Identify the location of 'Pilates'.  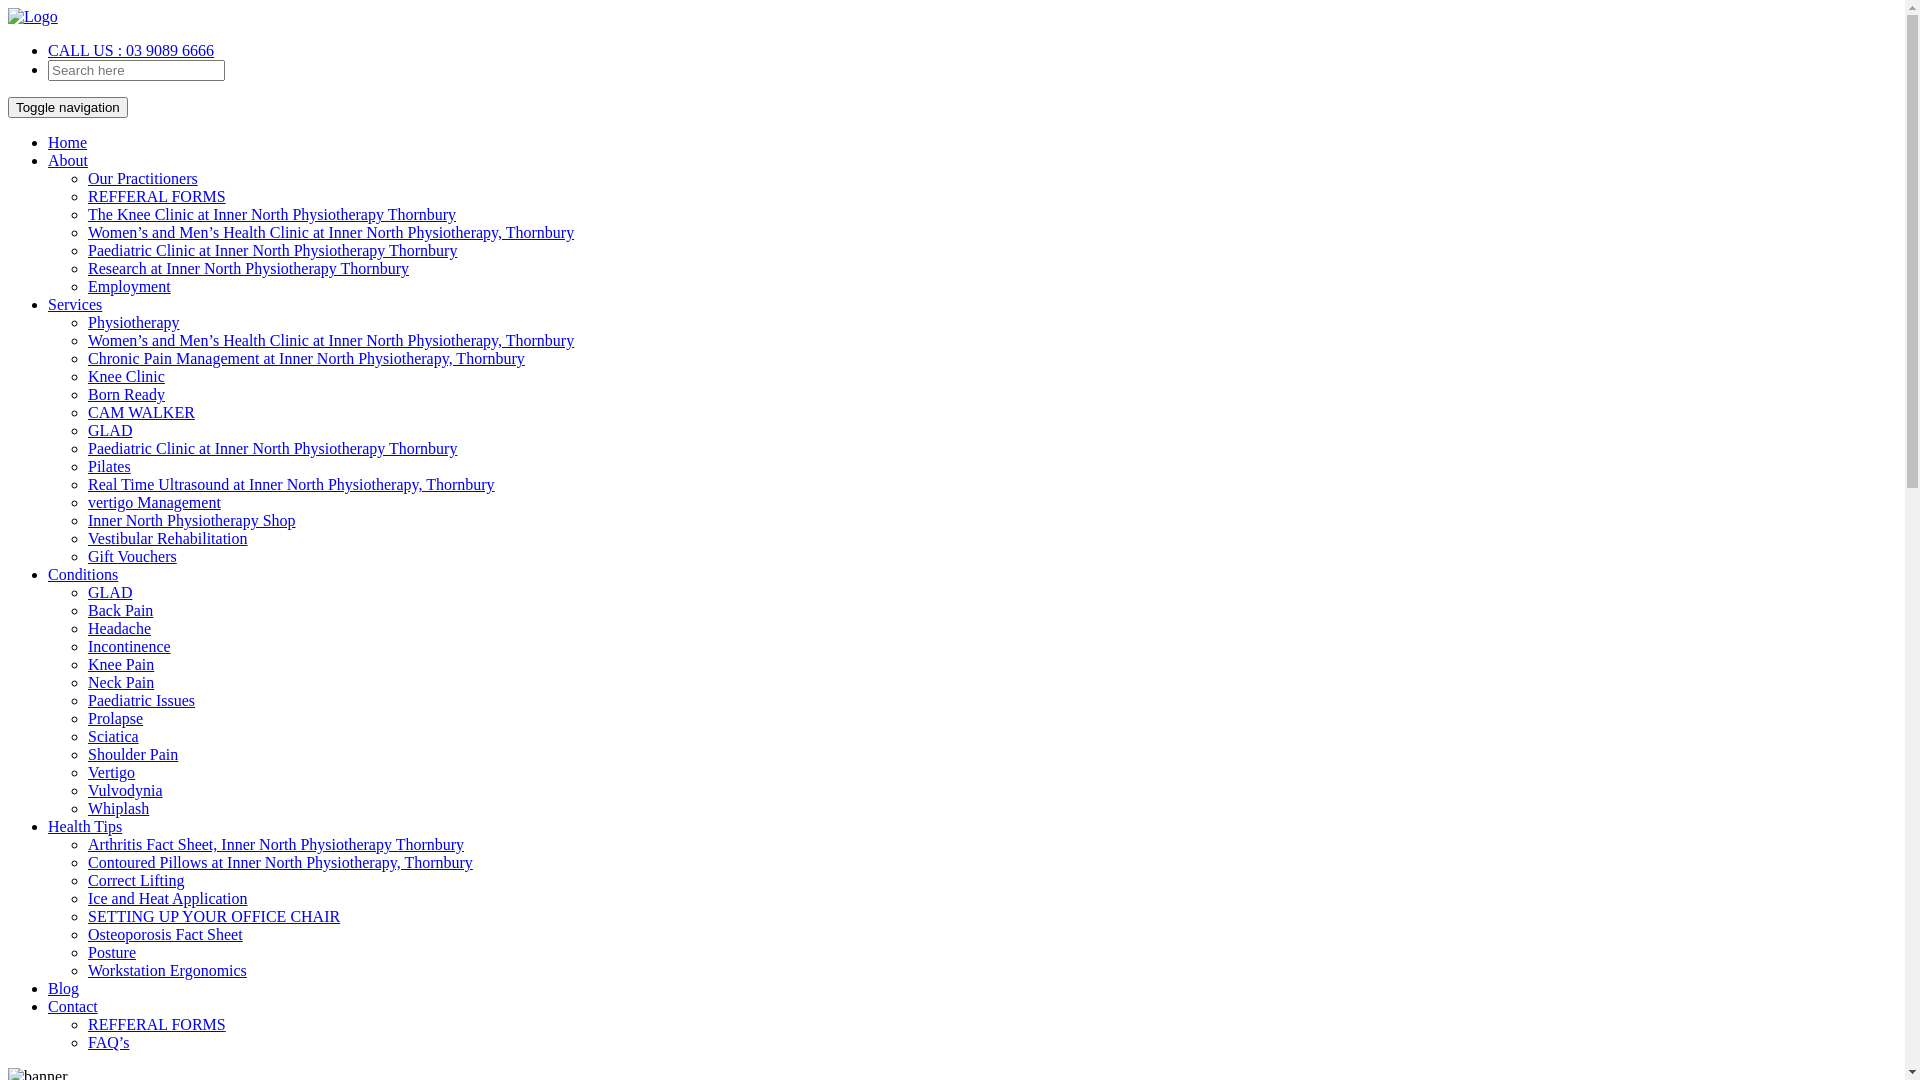
(86, 466).